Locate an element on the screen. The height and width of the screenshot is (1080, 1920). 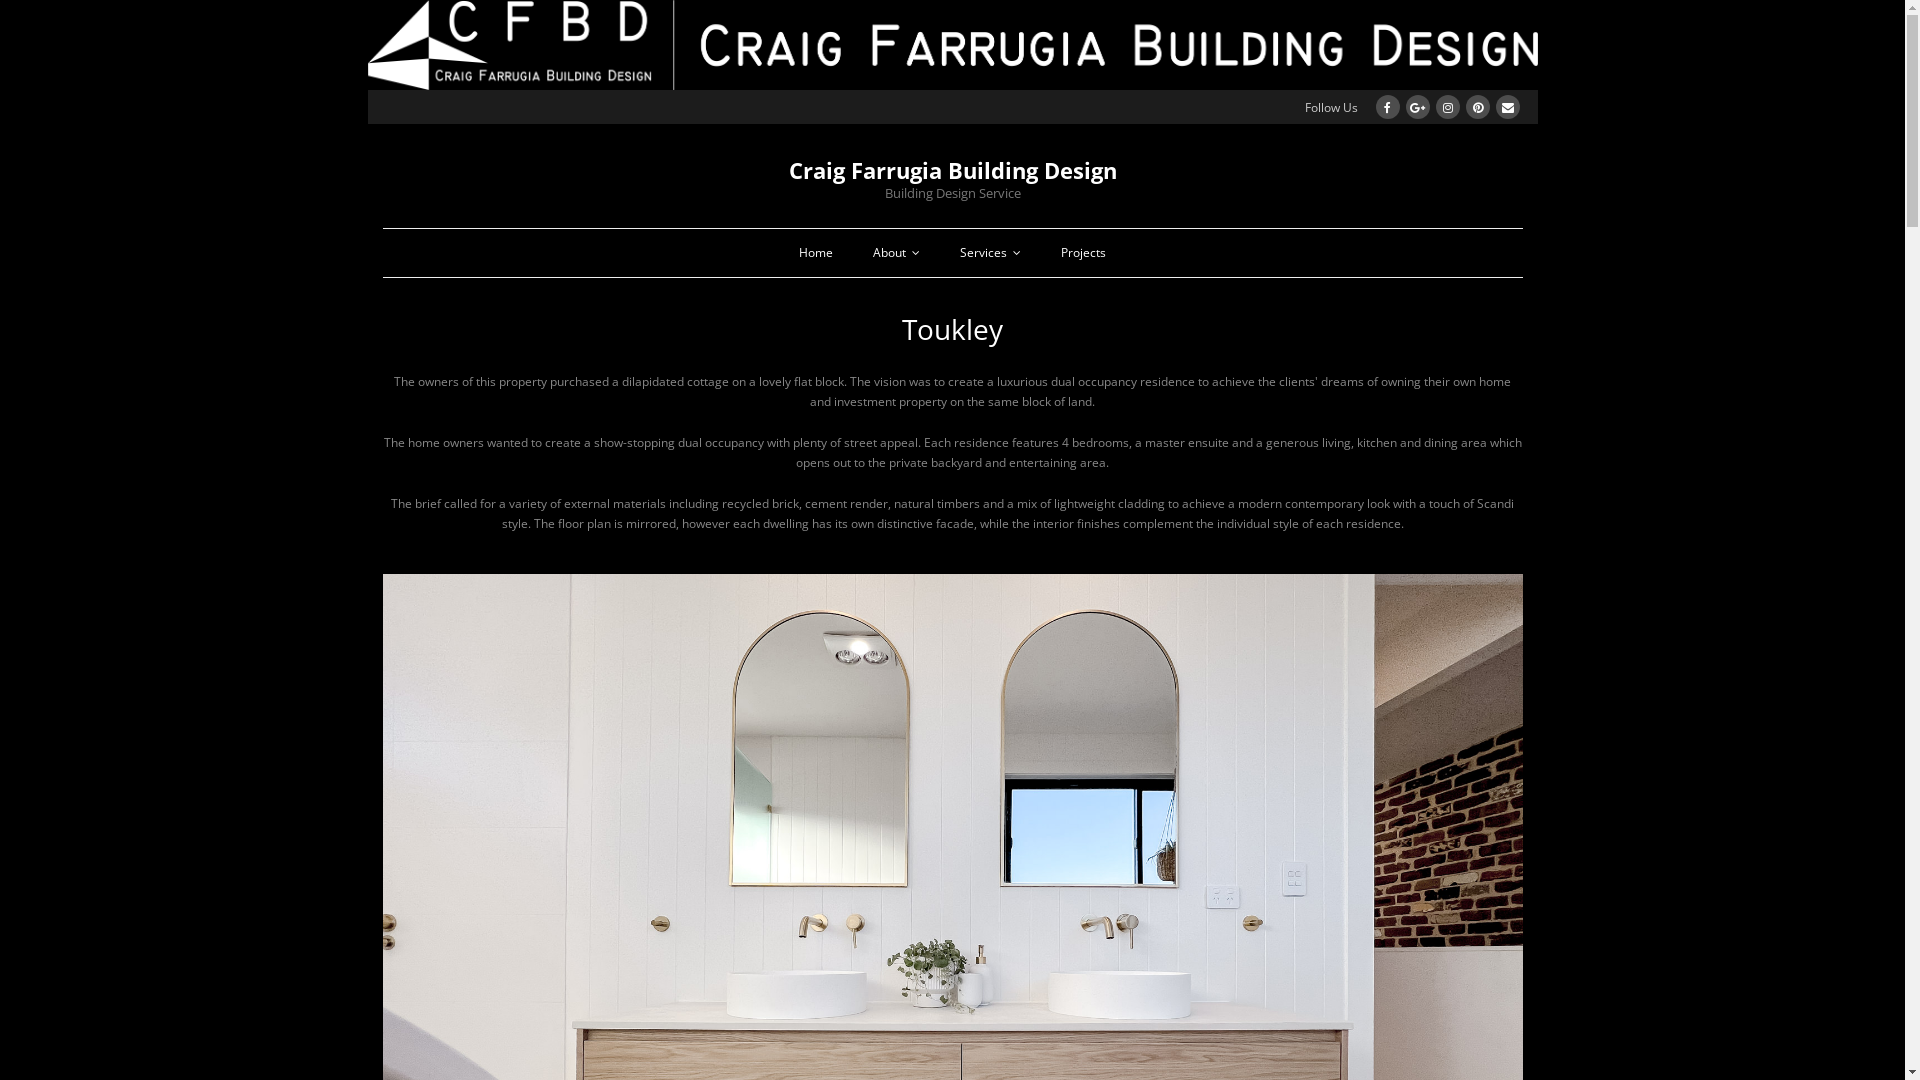
'Craig Farrugia Building Design is located at coordinates (950, 173).